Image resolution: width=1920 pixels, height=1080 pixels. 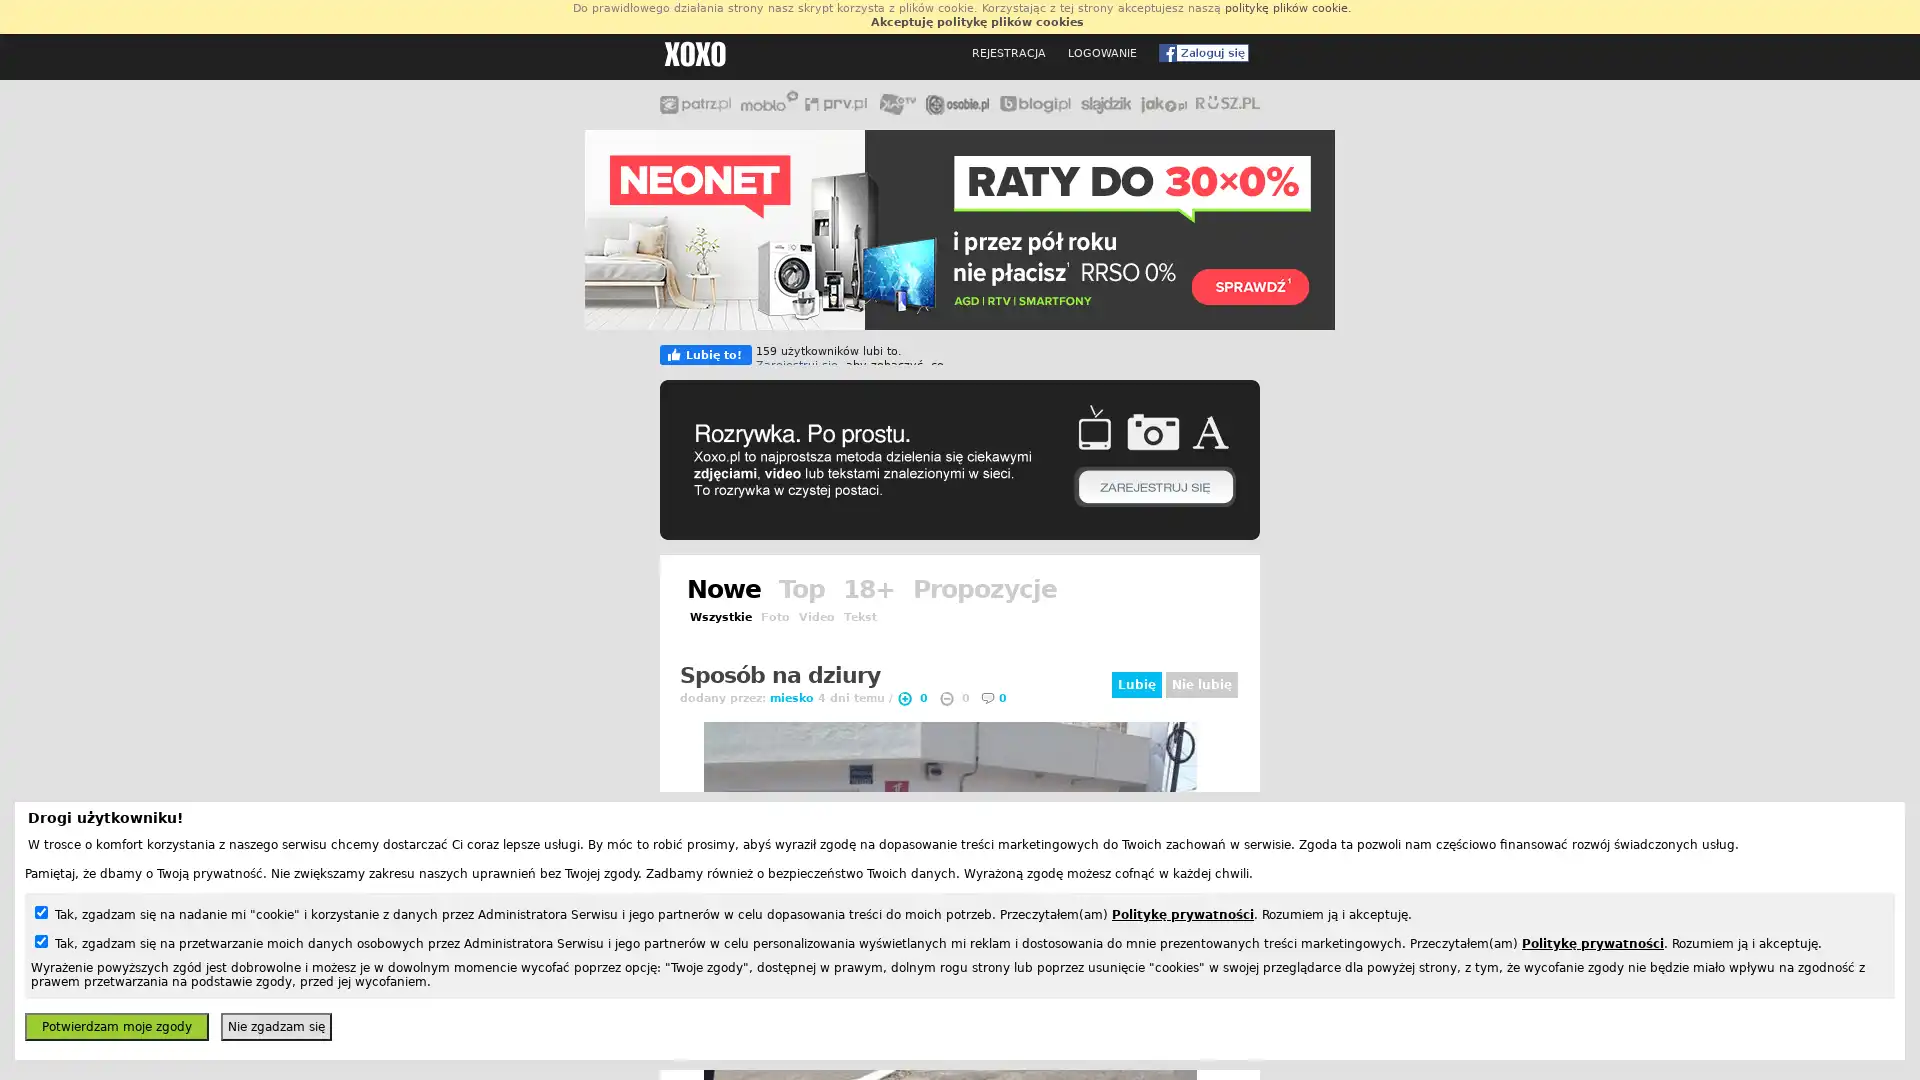 I want to click on Nie zgadzam sie, so click(x=275, y=1026).